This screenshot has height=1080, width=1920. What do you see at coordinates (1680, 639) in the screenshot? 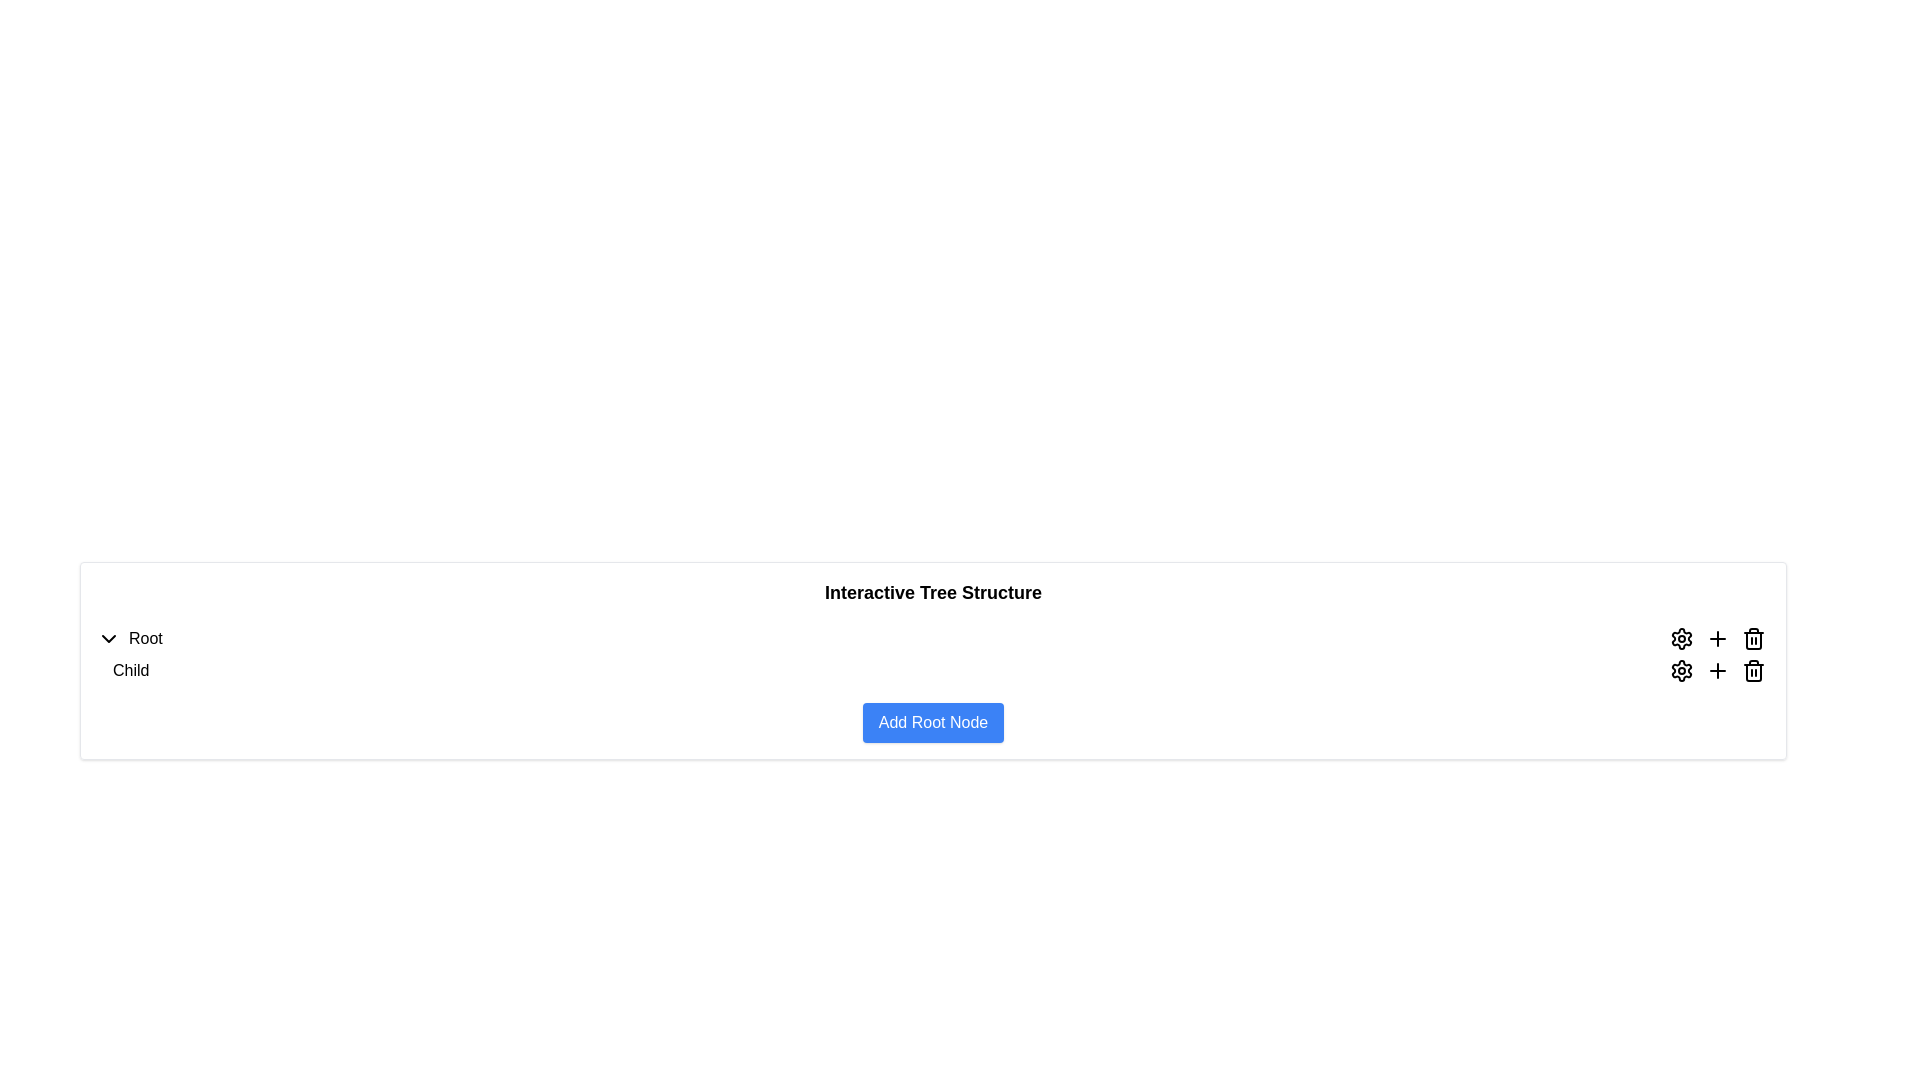
I see `the settings icon located in the lower-right corner of the interface` at bounding box center [1680, 639].